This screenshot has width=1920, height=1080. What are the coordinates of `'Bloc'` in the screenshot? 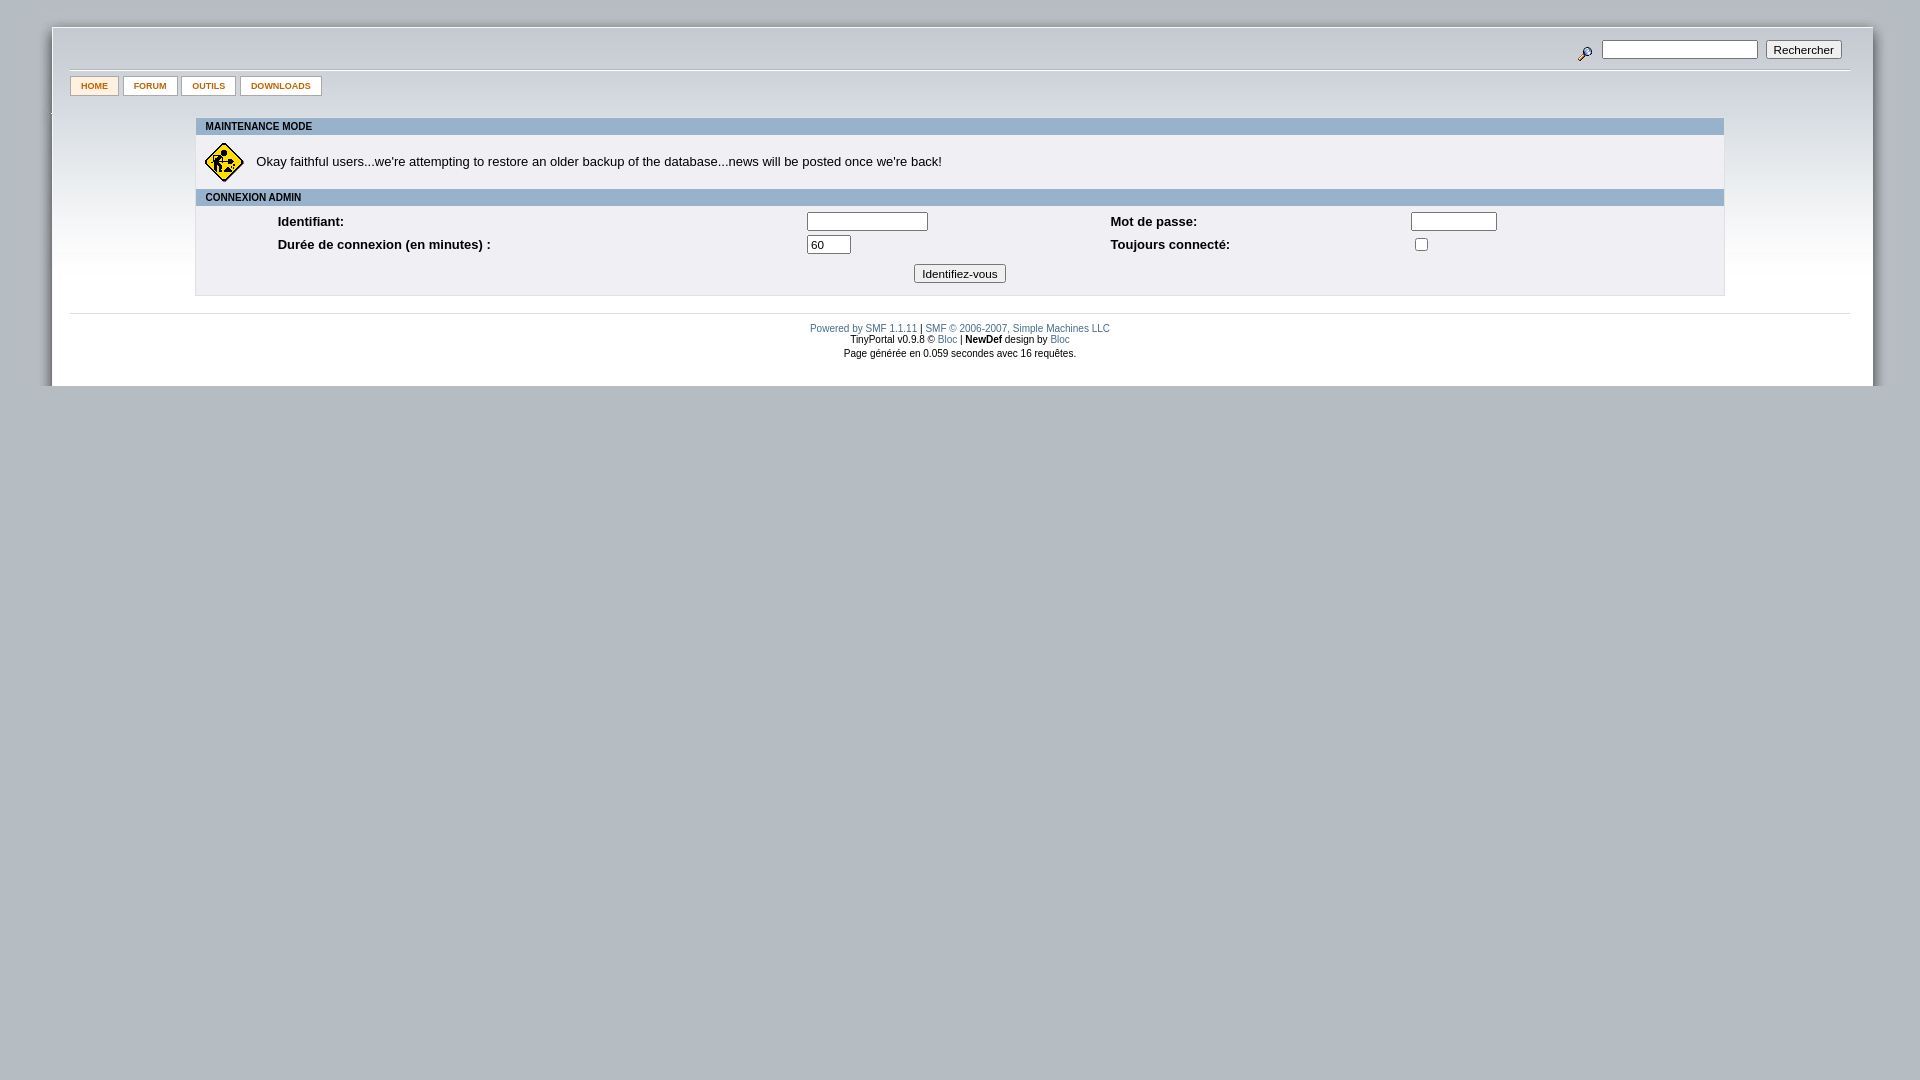 It's located at (1058, 338).